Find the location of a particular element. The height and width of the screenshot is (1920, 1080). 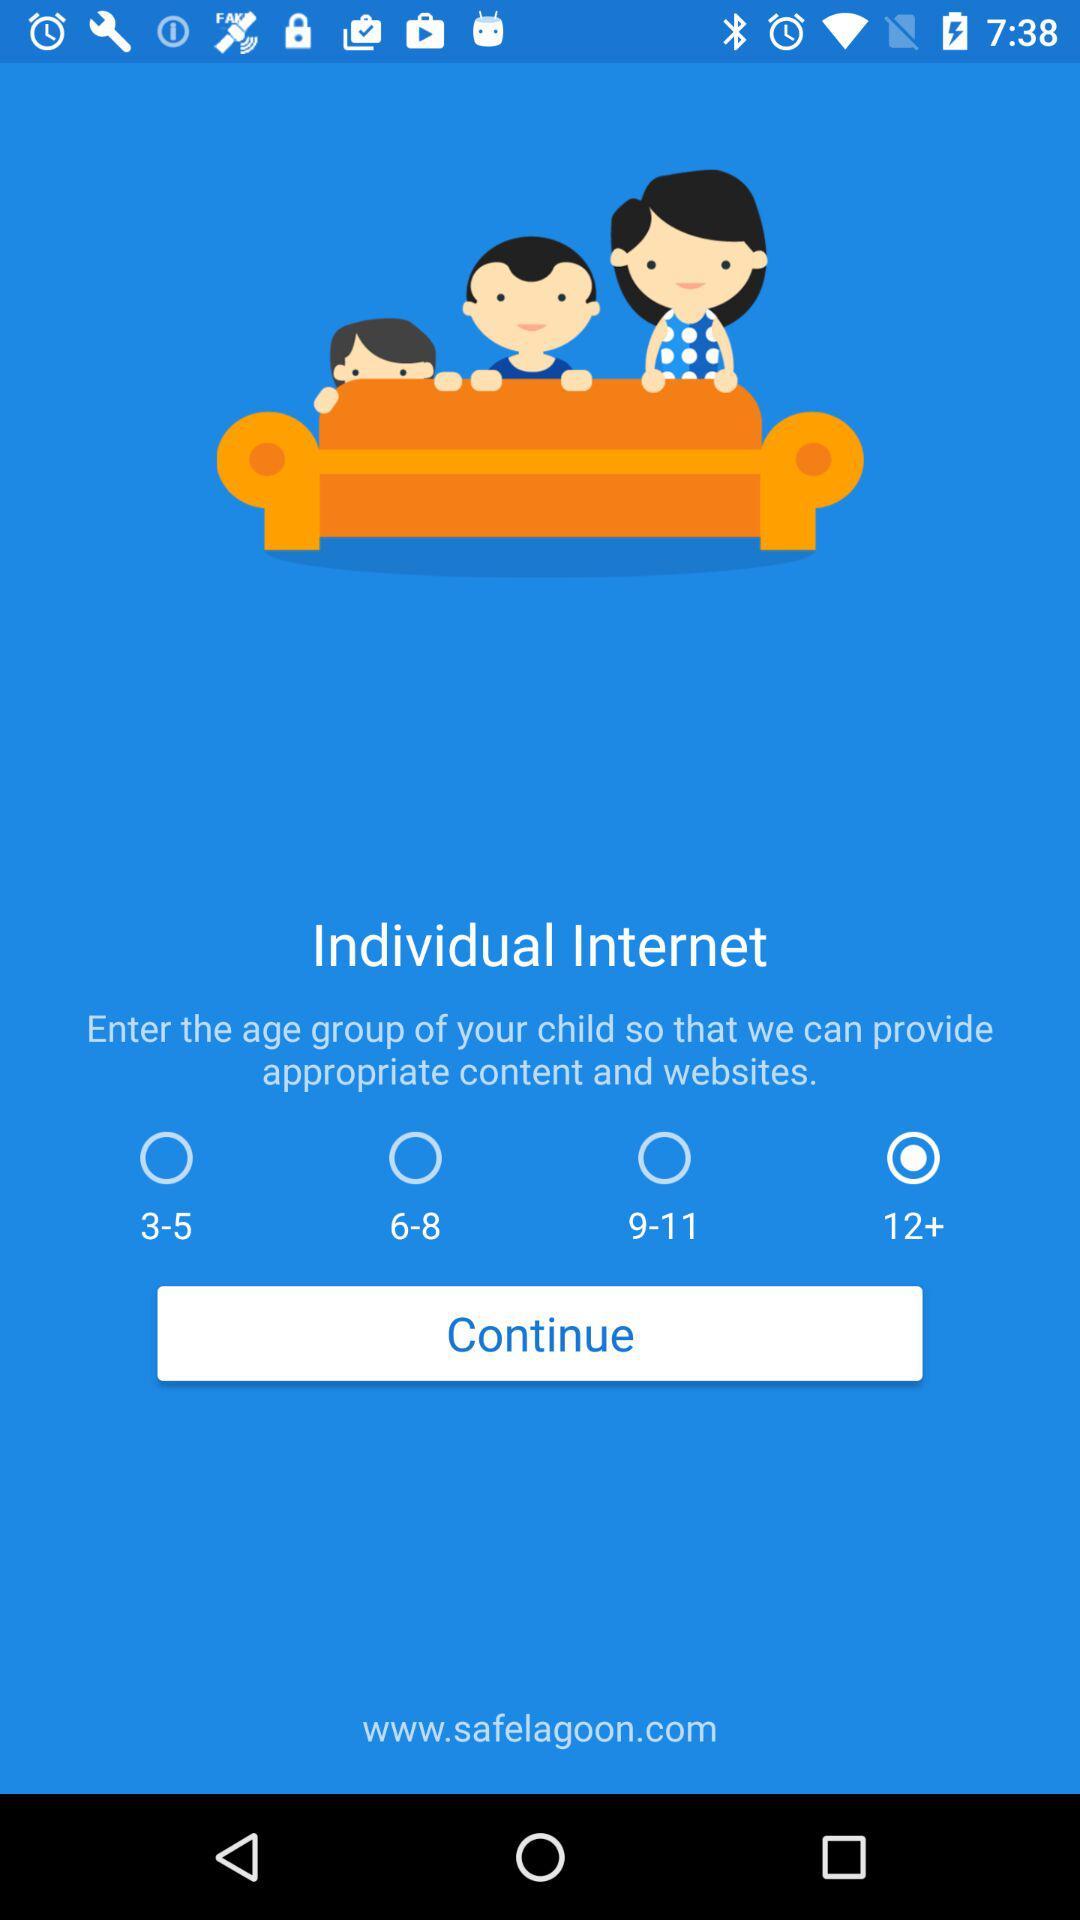

the icon next to 12+ is located at coordinates (664, 1182).